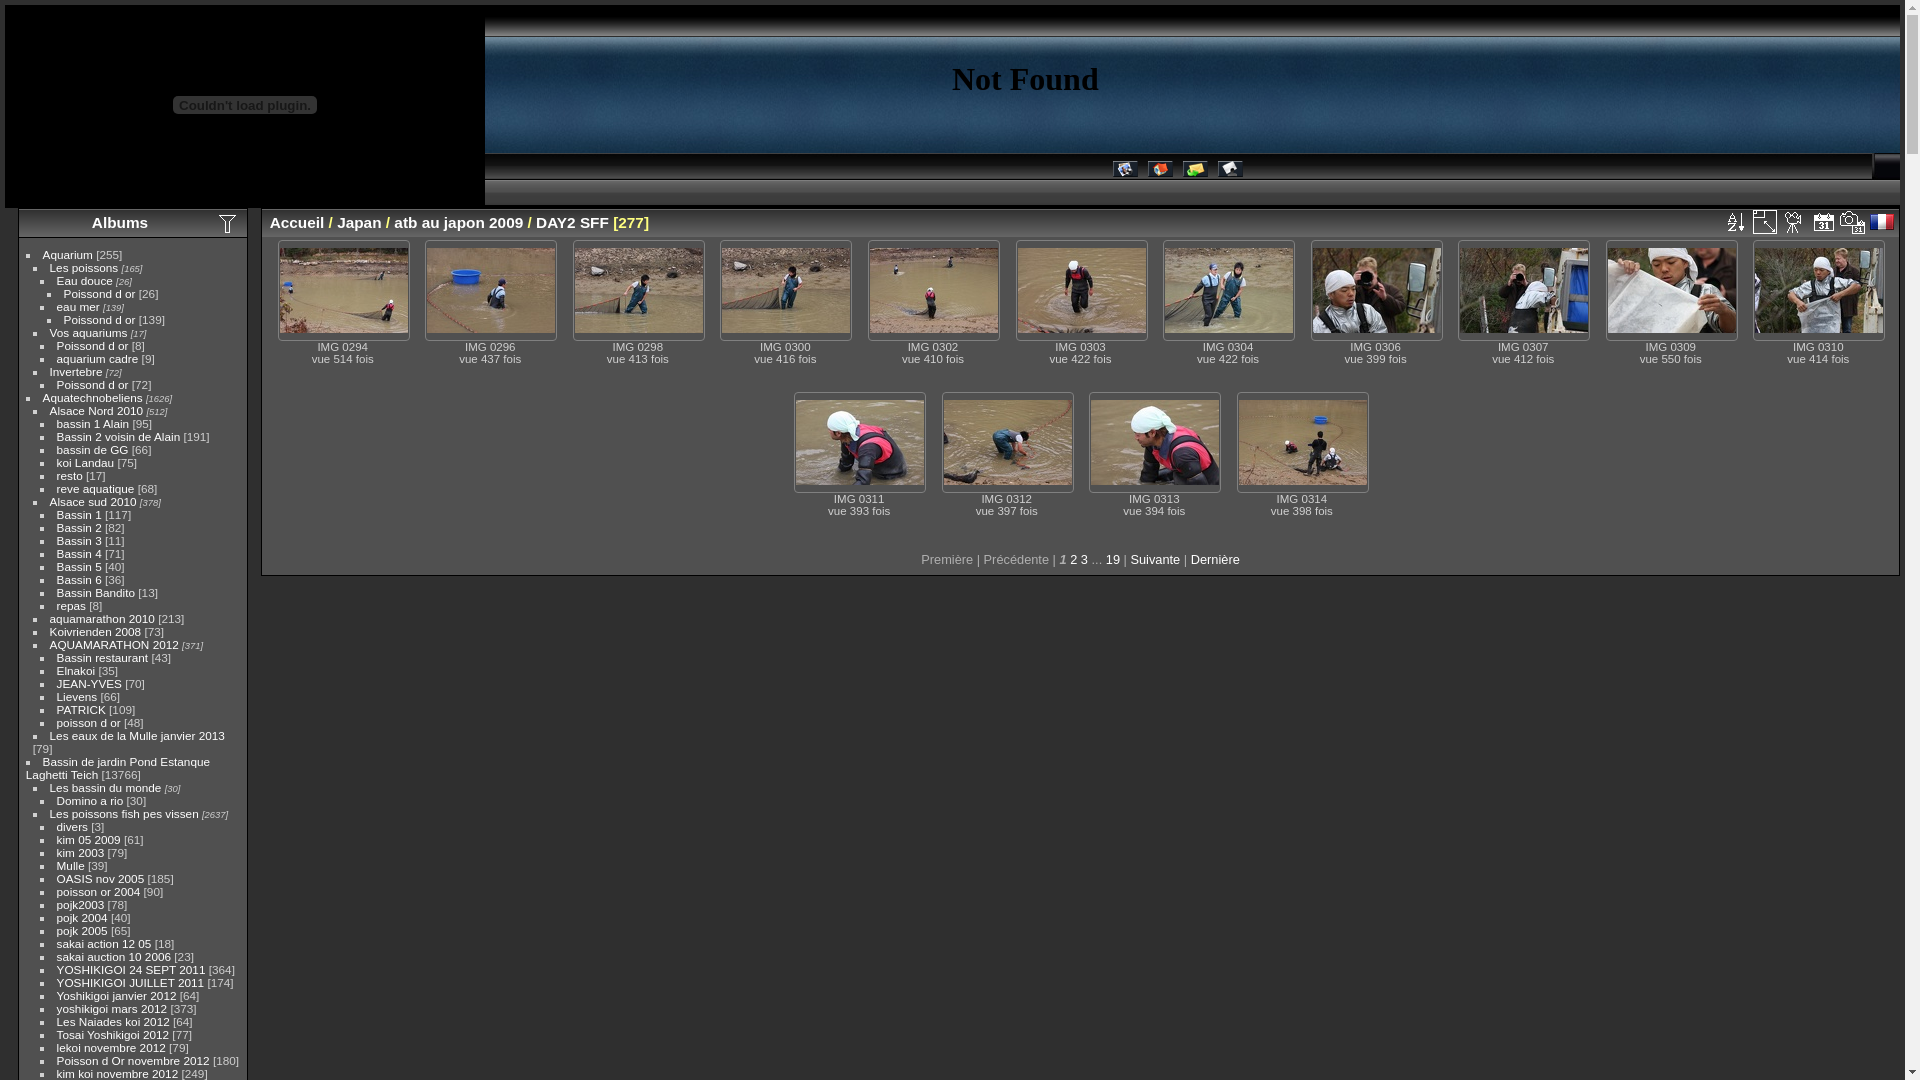 This screenshot has width=1920, height=1080. I want to click on 'OASIS nov 2005', so click(99, 877).